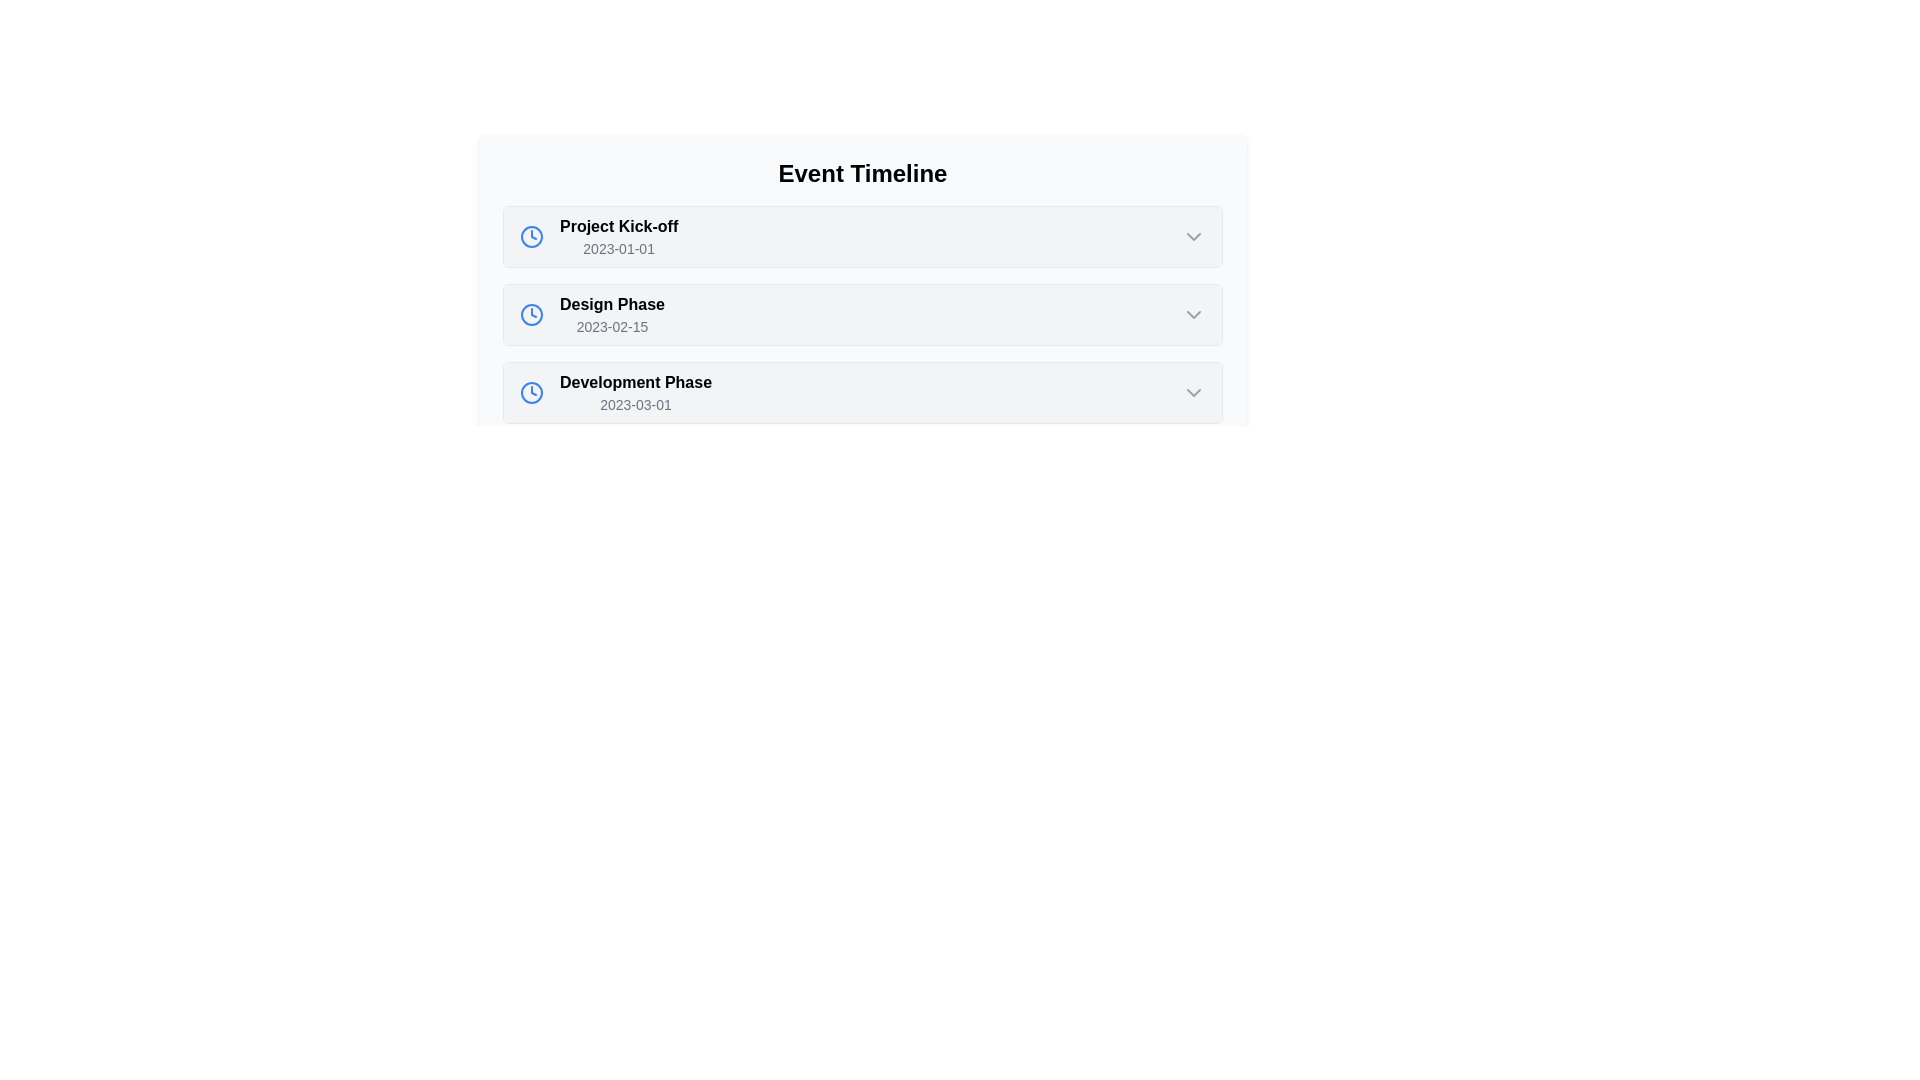 The image size is (1920, 1080). I want to click on the 'Project Kick-off' text block located under the 'Event Timeline' heading, which is the first item in the event timeline list, so click(618, 235).